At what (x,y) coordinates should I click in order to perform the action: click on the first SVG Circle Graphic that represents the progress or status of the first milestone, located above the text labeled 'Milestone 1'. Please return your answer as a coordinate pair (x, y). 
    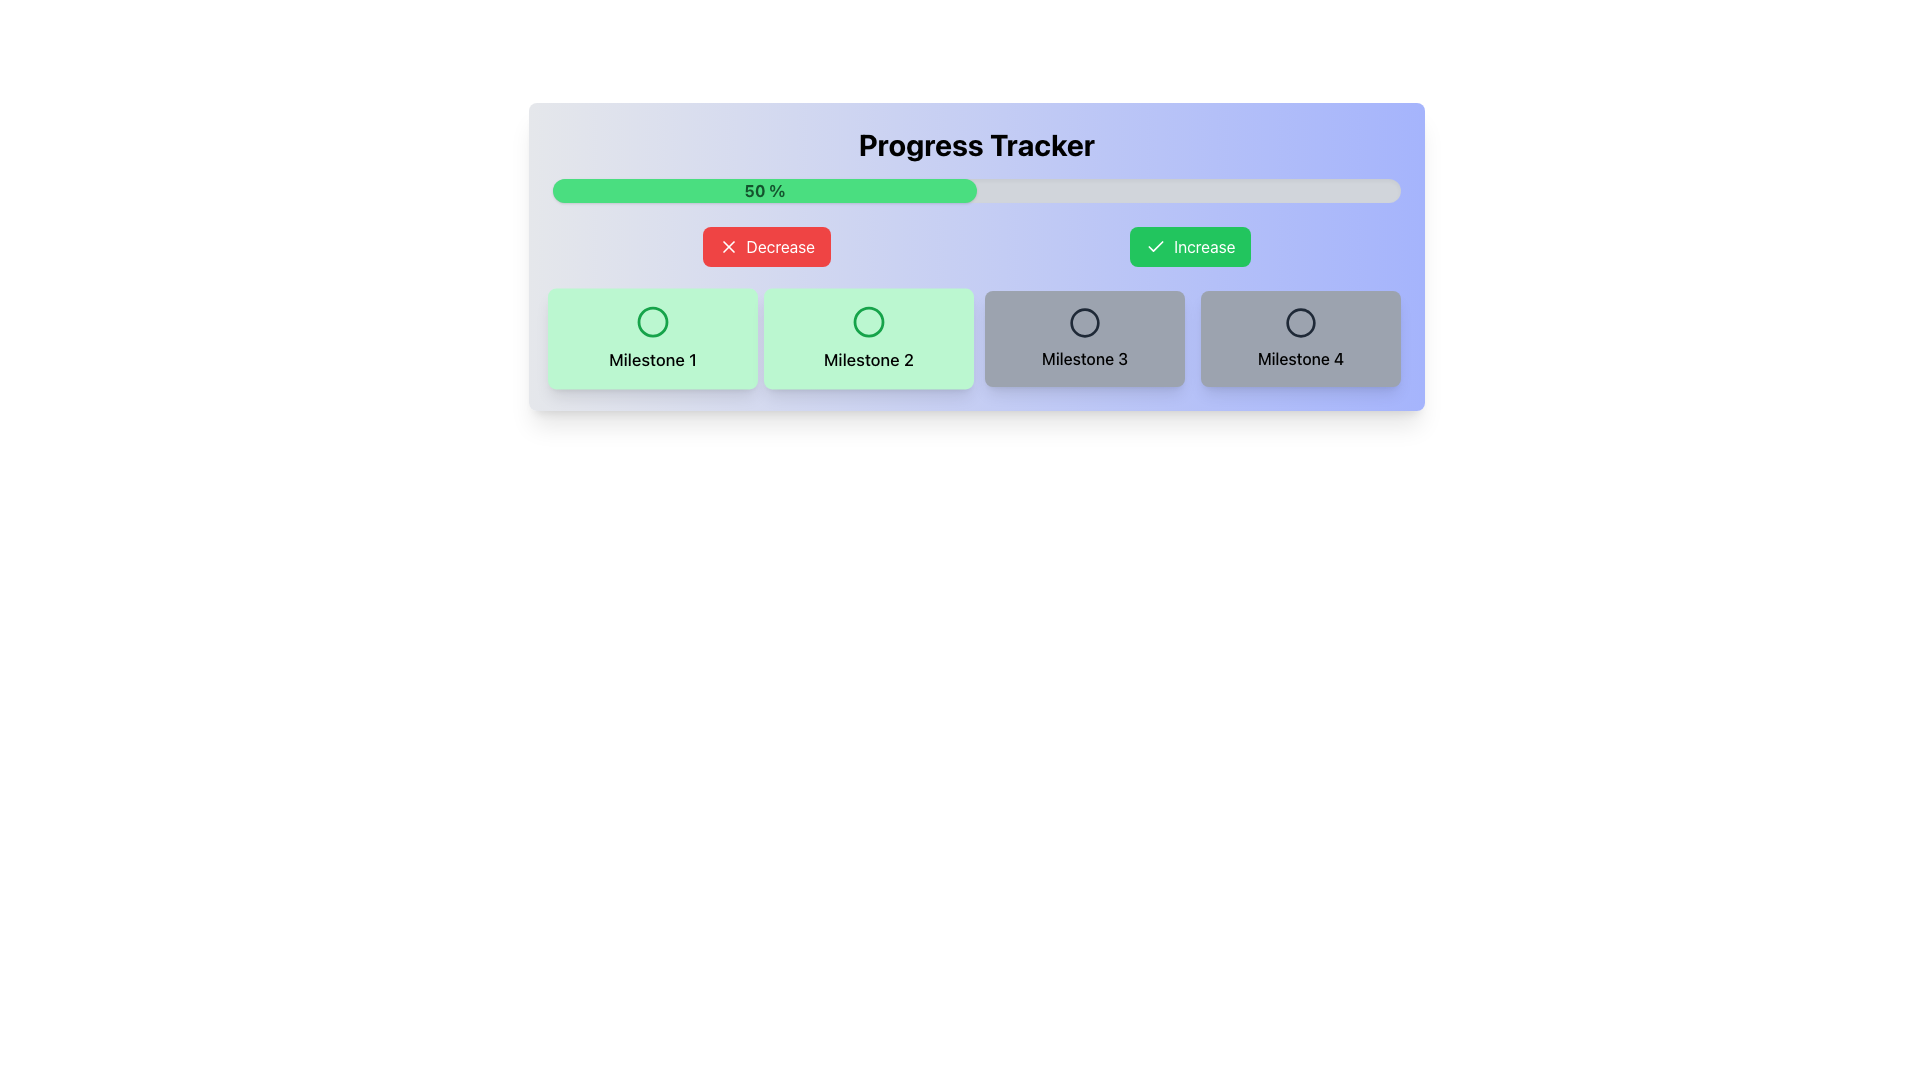
    Looking at the image, I should click on (652, 320).